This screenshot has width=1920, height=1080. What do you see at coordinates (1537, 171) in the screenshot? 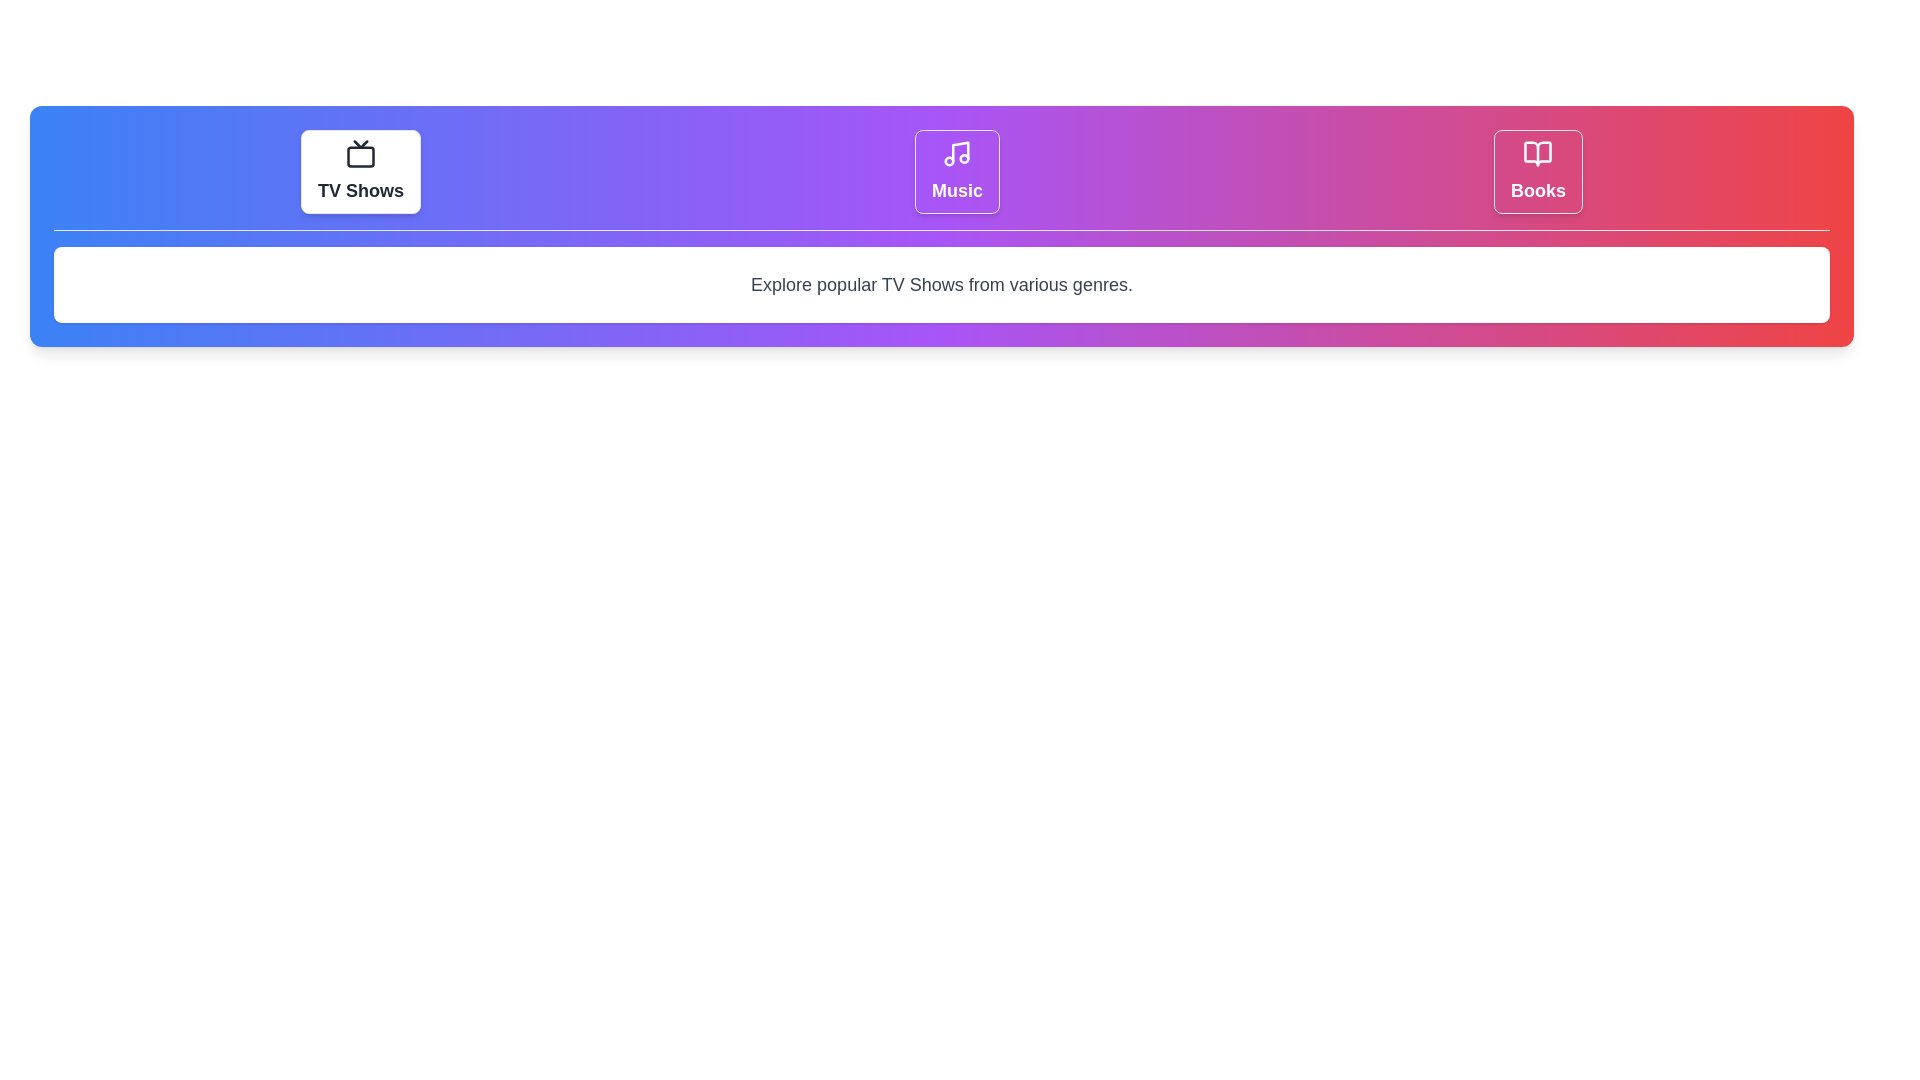
I see `the tab labeled Books` at bounding box center [1537, 171].